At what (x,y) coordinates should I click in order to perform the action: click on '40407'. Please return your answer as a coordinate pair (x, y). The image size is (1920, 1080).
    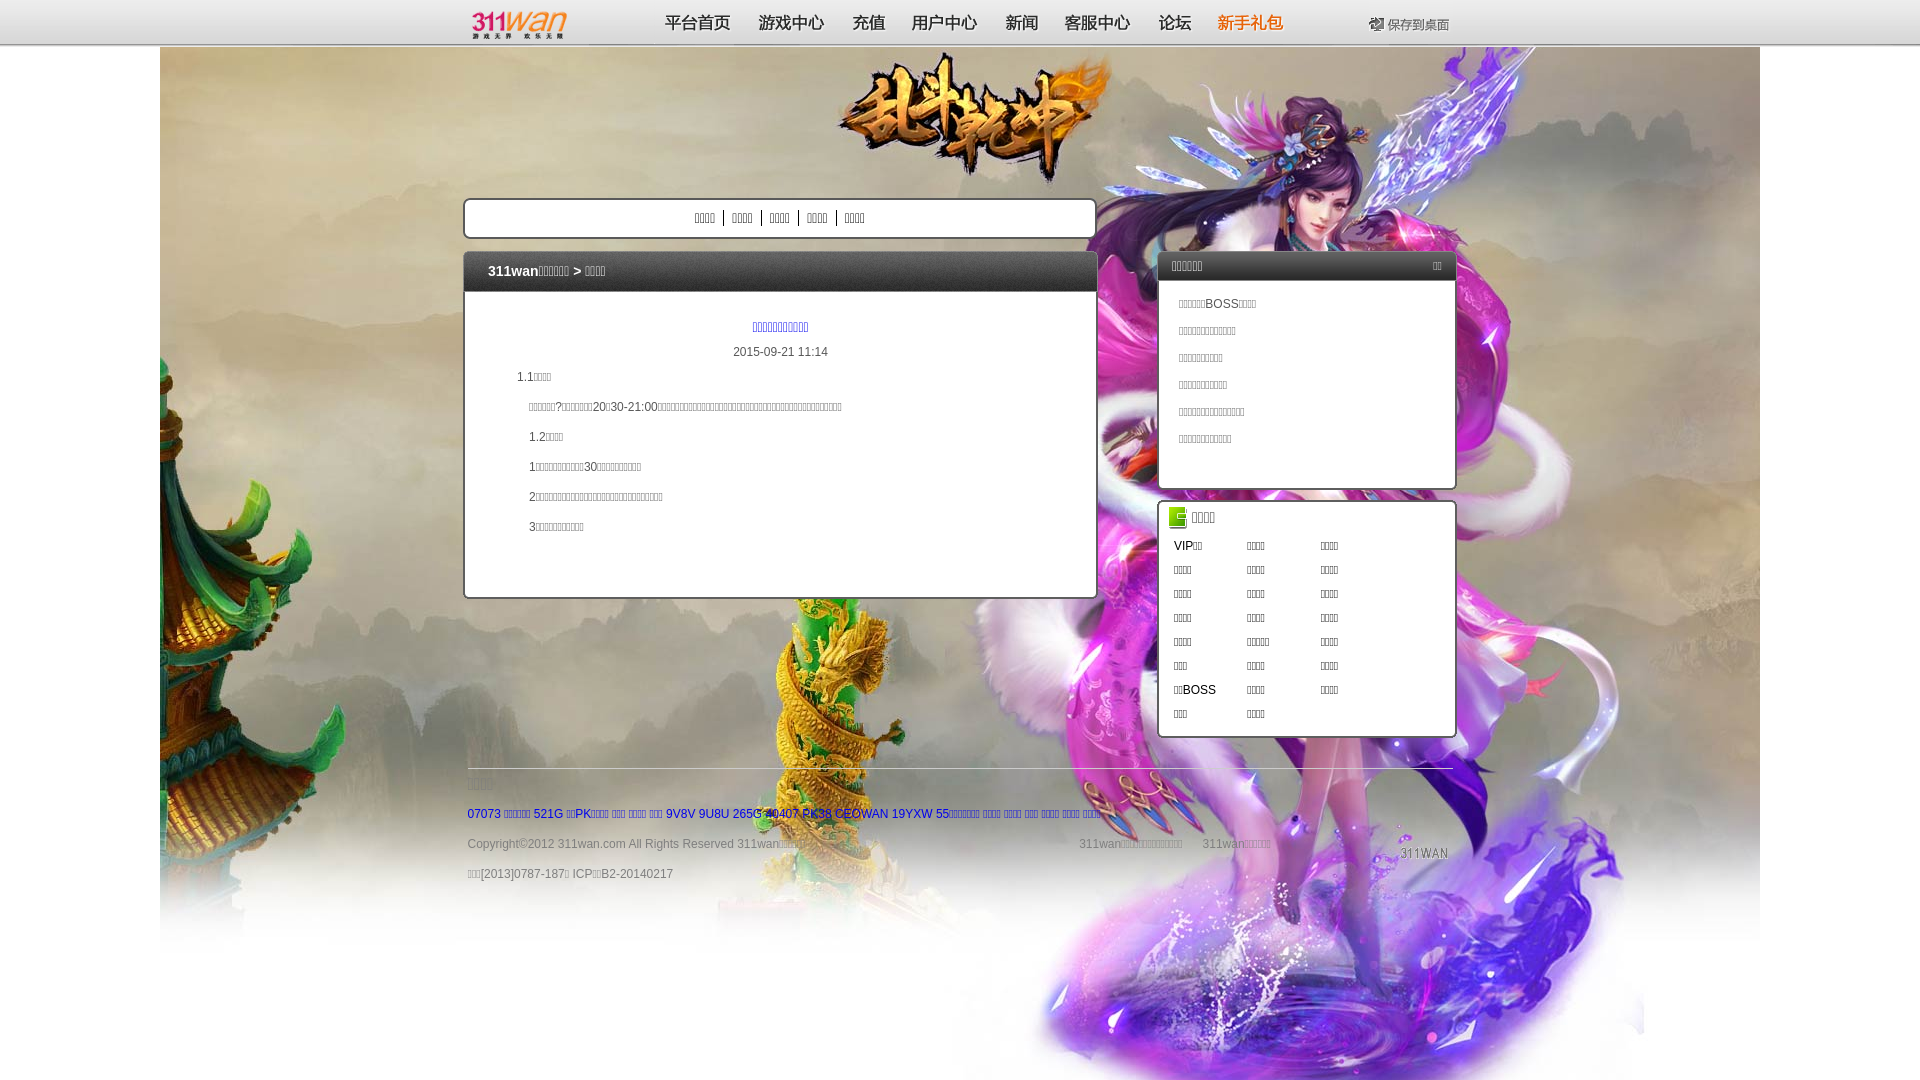
    Looking at the image, I should click on (781, 813).